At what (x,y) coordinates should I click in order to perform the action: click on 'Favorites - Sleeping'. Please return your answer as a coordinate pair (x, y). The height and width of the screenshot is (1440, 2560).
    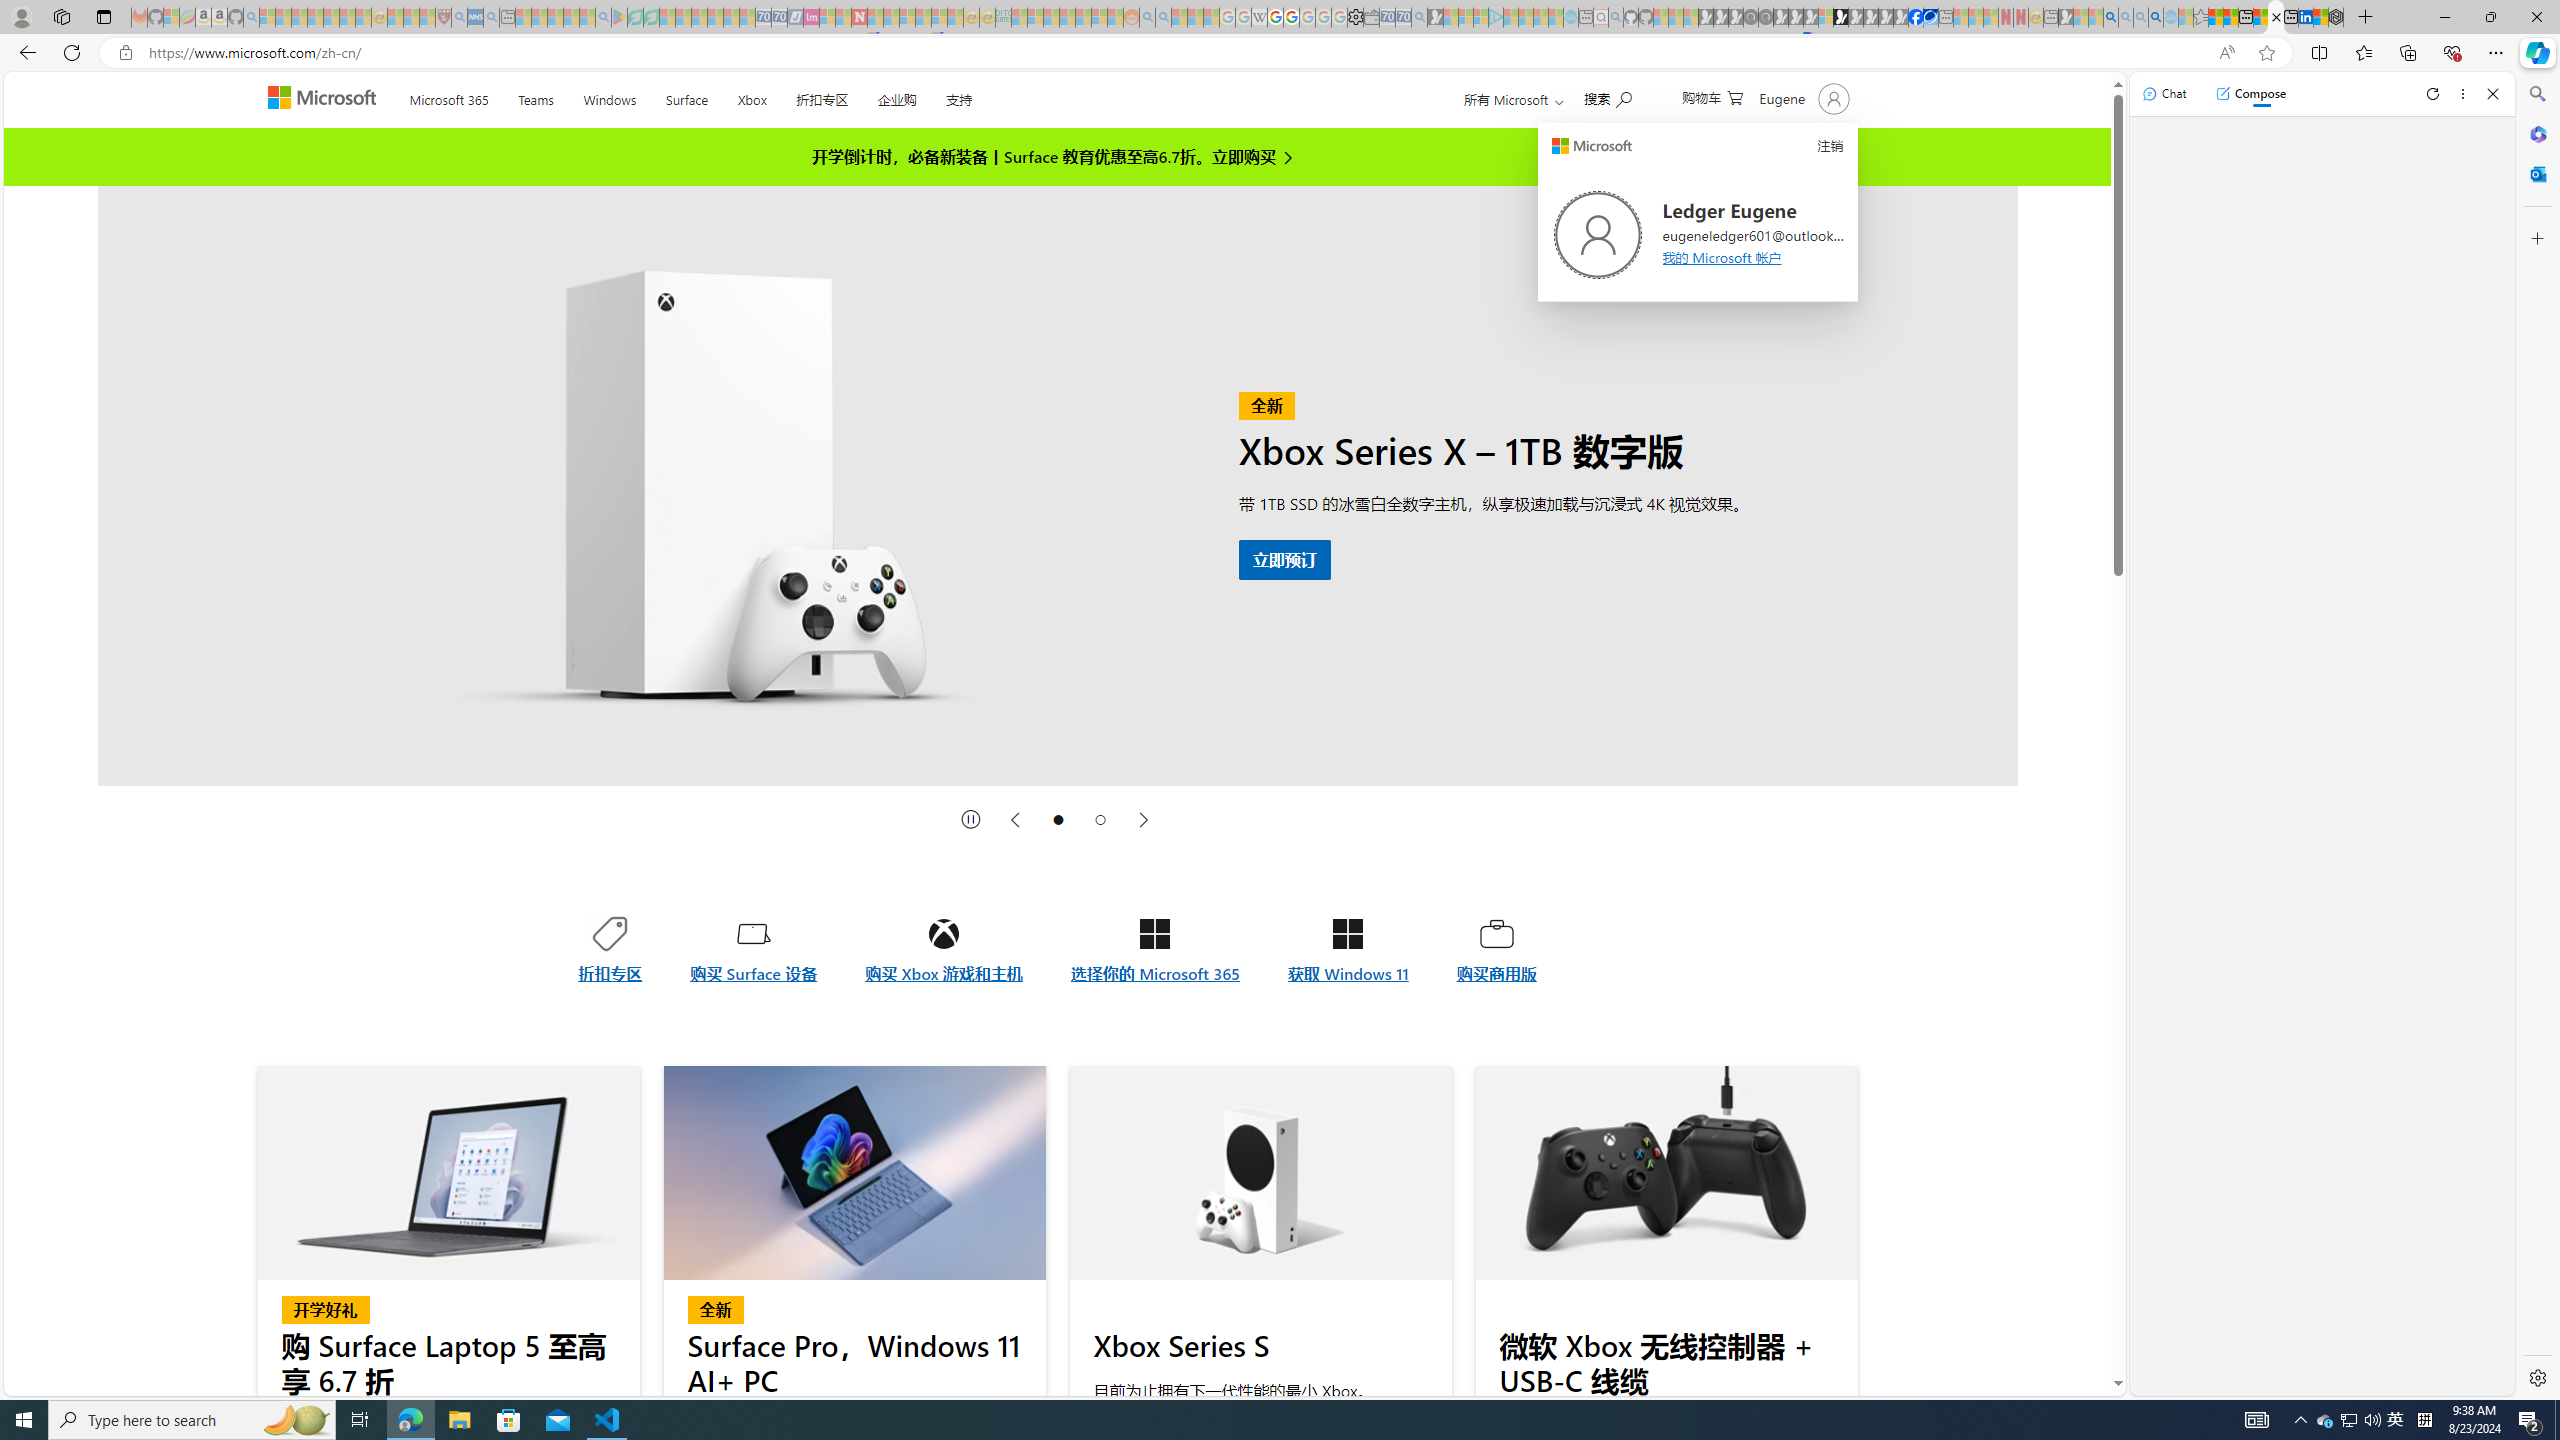
    Looking at the image, I should click on (2201, 16).